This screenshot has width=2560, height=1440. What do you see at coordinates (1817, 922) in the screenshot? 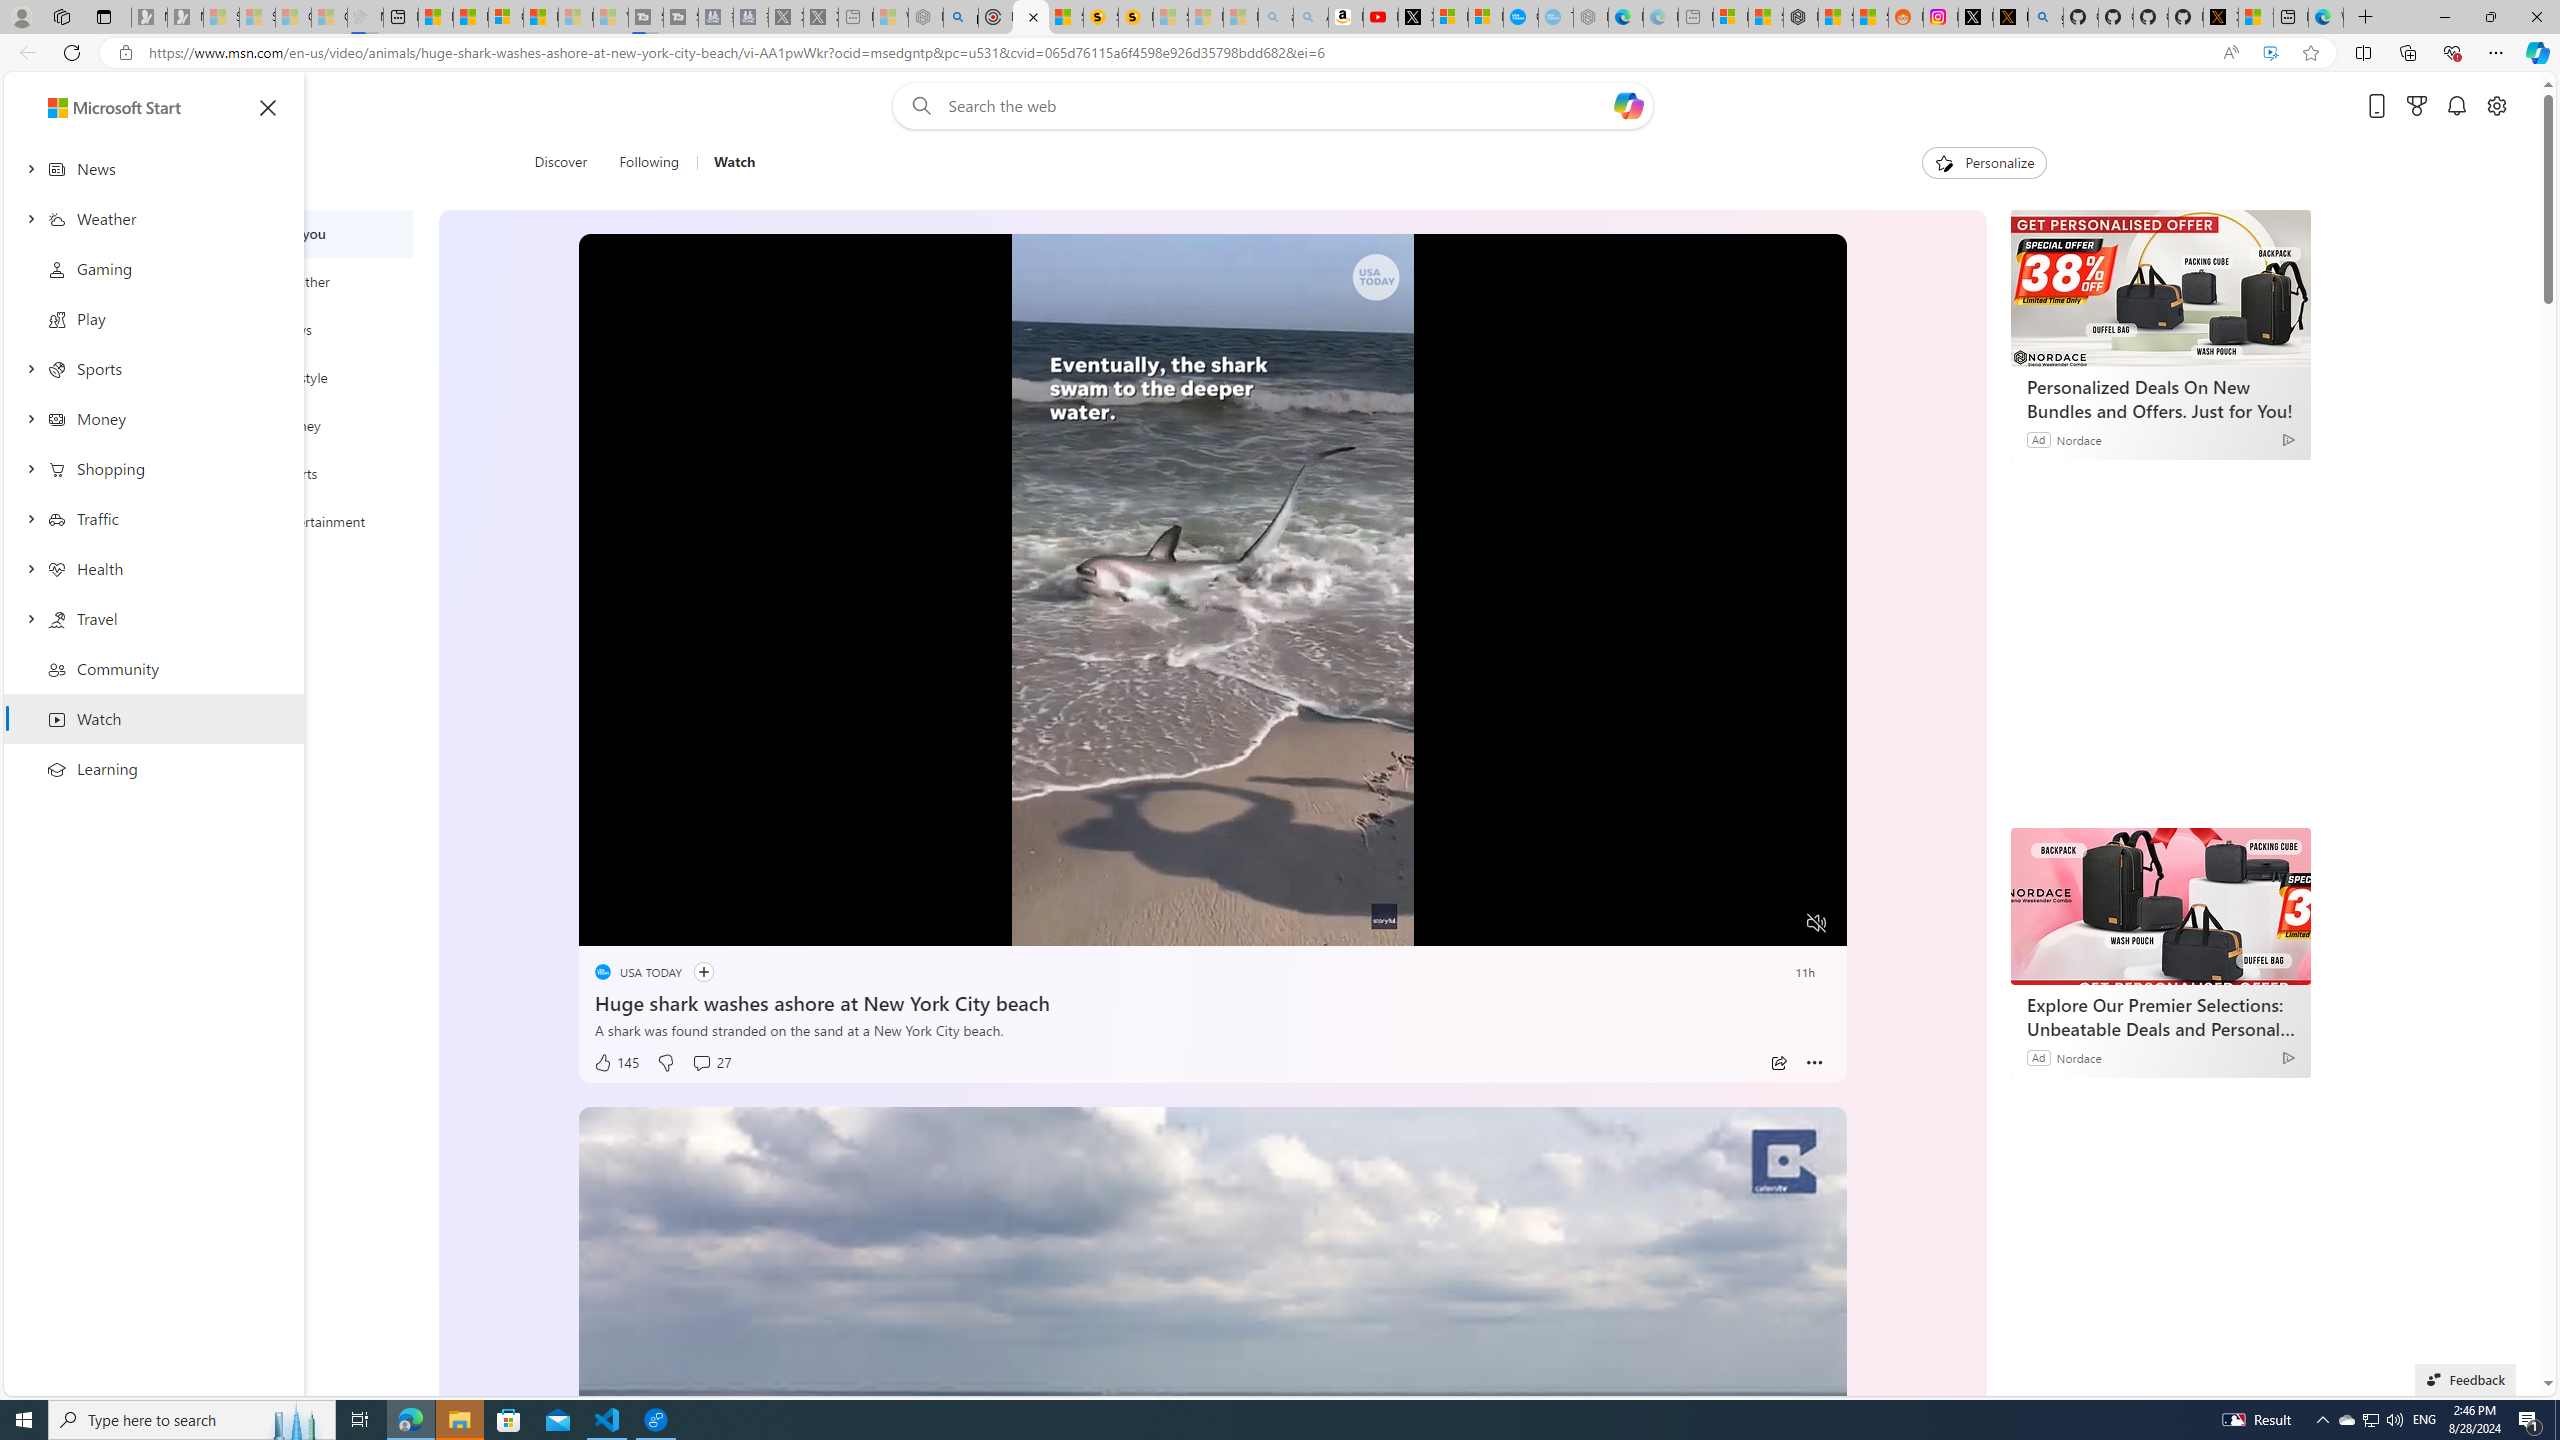
I see `'Unmute'` at bounding box center [1817, 922].